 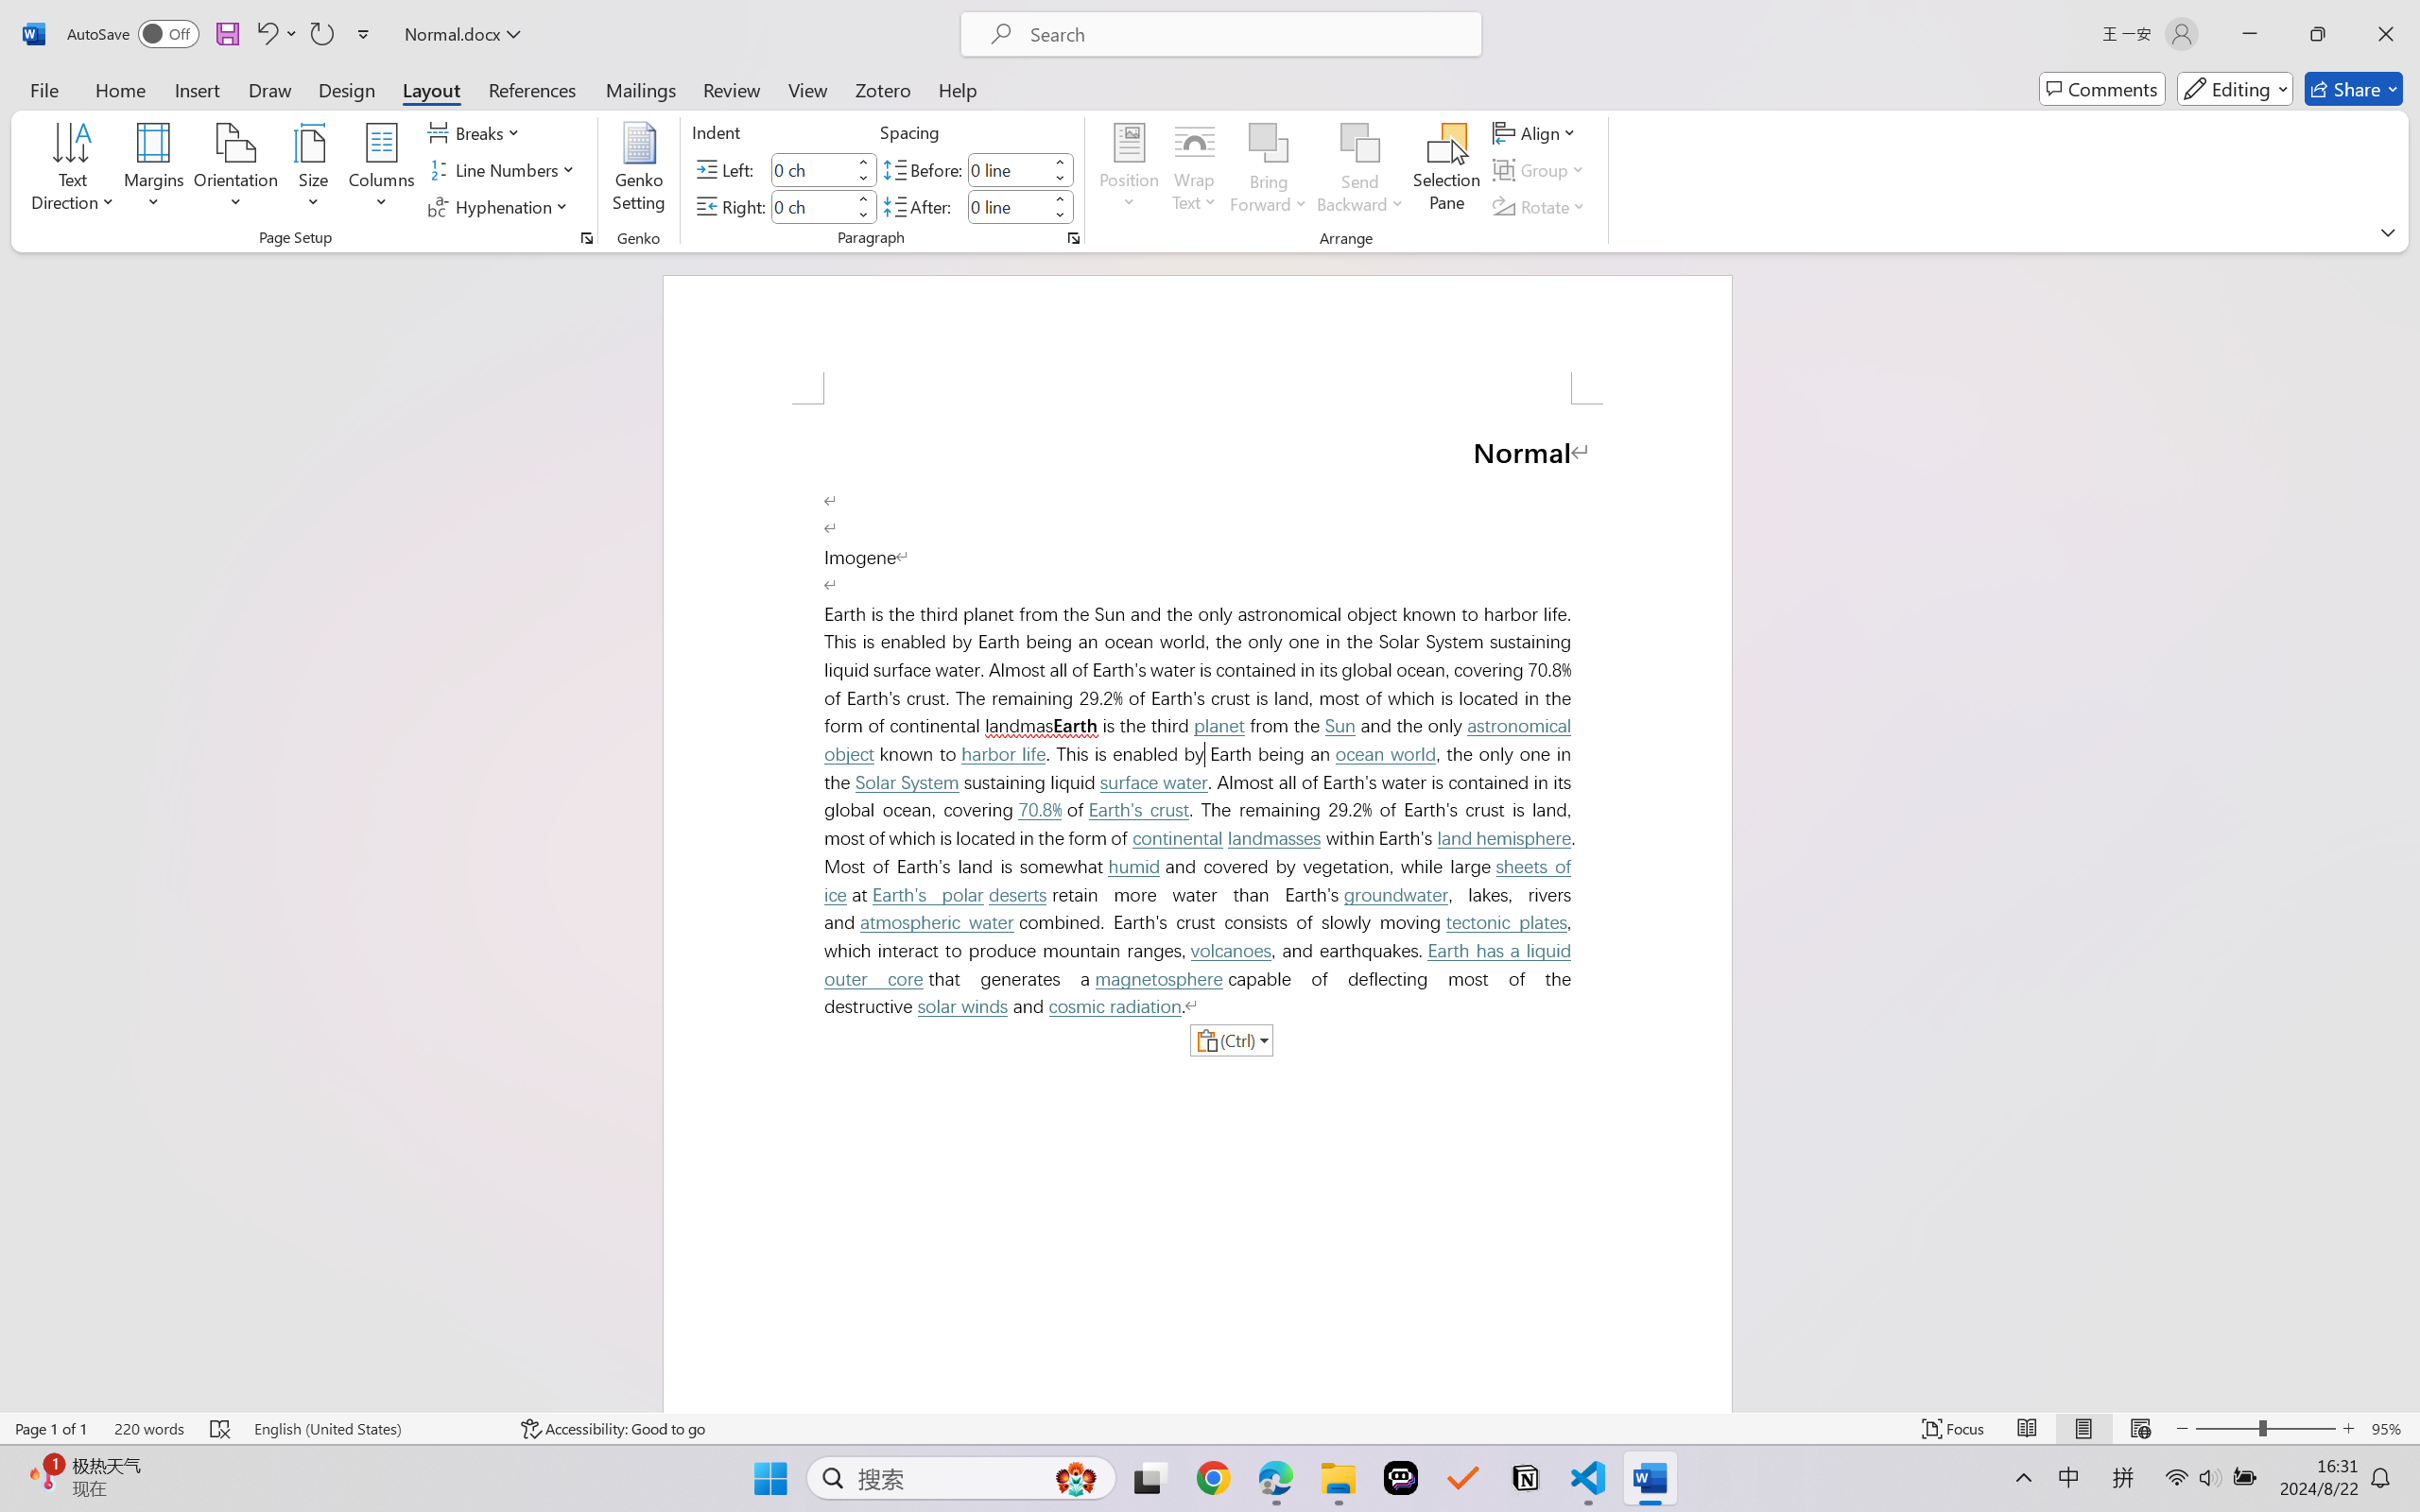 What do you see at coordinates (1154, 781) in the screenshot?
I see `'surface water'` at bounding box center [1154, 781].